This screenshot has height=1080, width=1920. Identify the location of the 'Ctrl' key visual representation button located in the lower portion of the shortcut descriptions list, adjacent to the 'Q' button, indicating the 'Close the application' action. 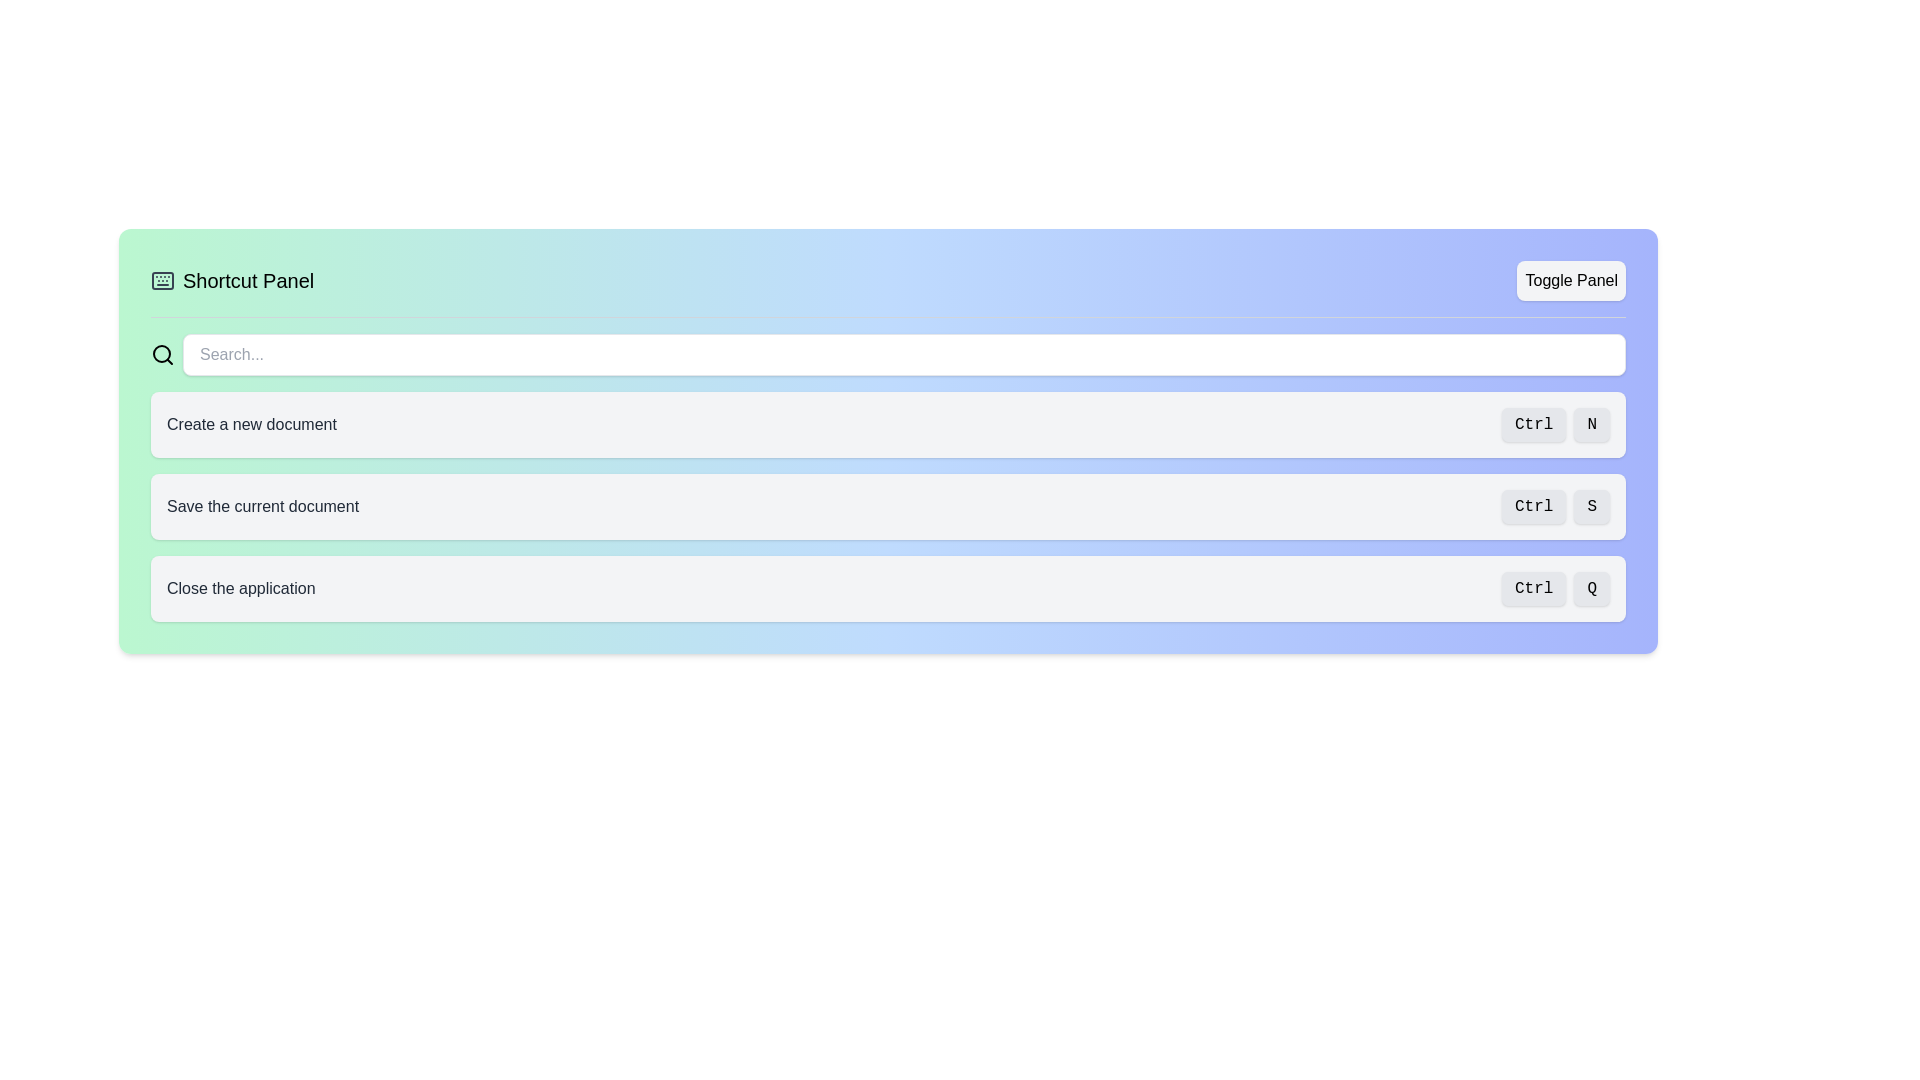
(1533, 588).